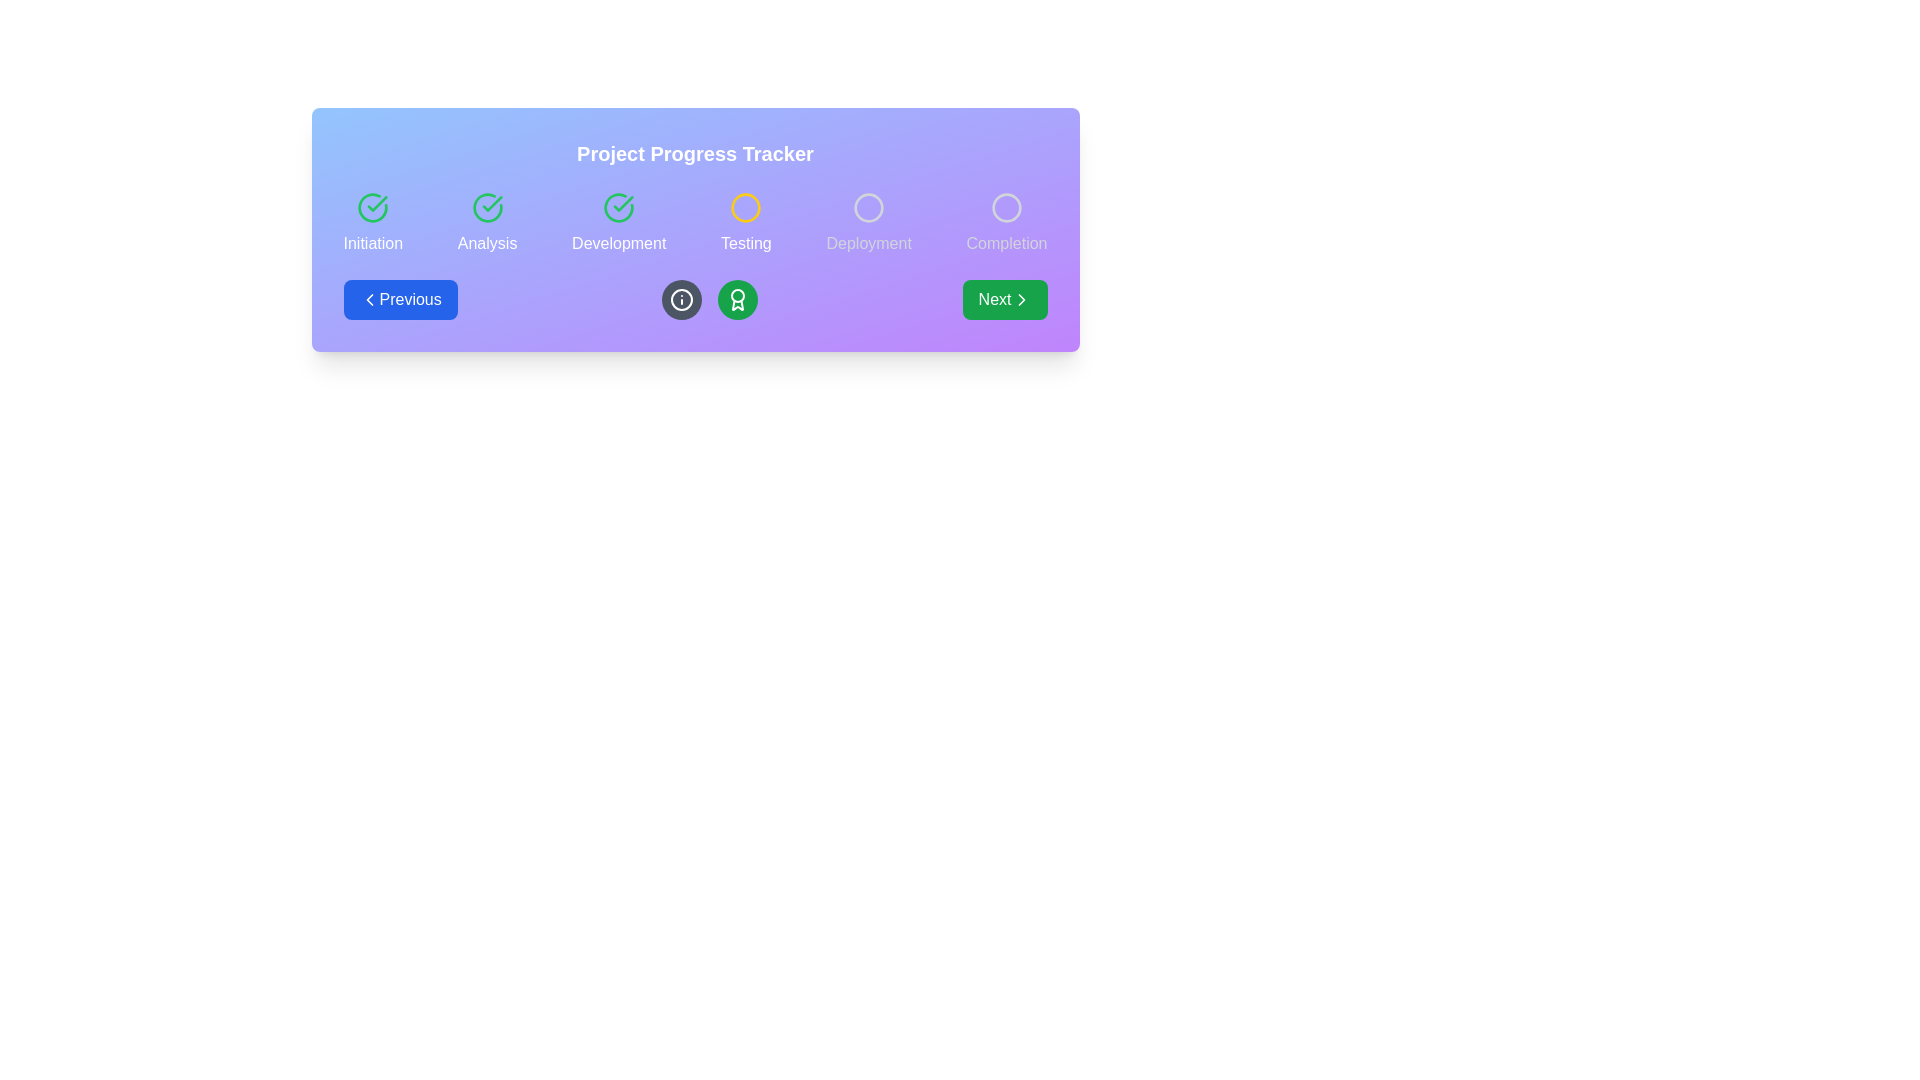 The width and height of the screenshot is (1920, 1080). I want to click on the SVG Circle that is part of the progress tracking UI, located below the 'Development' step and above the navigation buttons, so click(682, 300).